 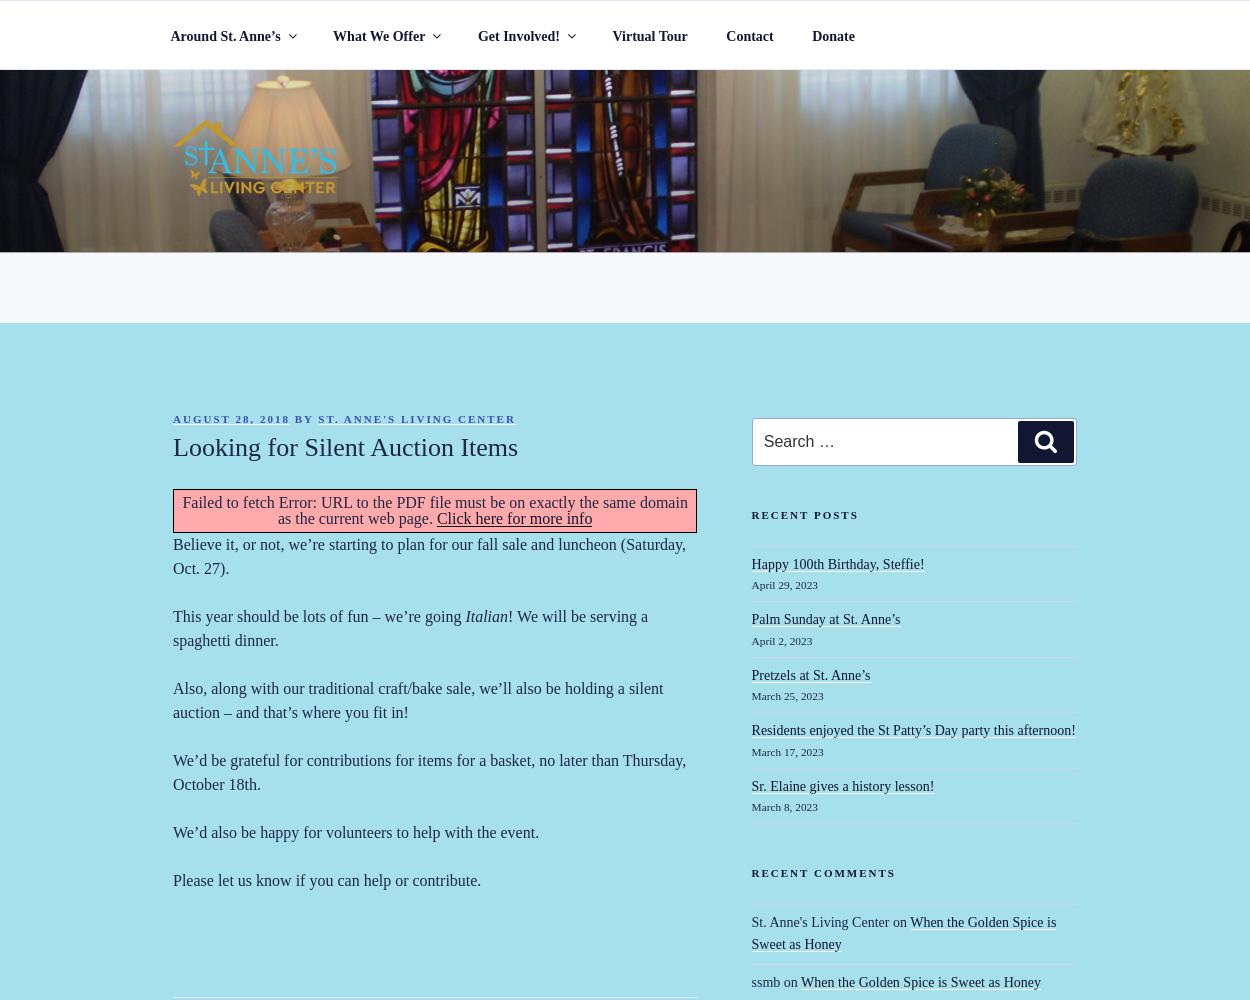 What do you see at coordinates (303, 419) in the screenshot?
I see `'by'` at bounding box center [303, 419].